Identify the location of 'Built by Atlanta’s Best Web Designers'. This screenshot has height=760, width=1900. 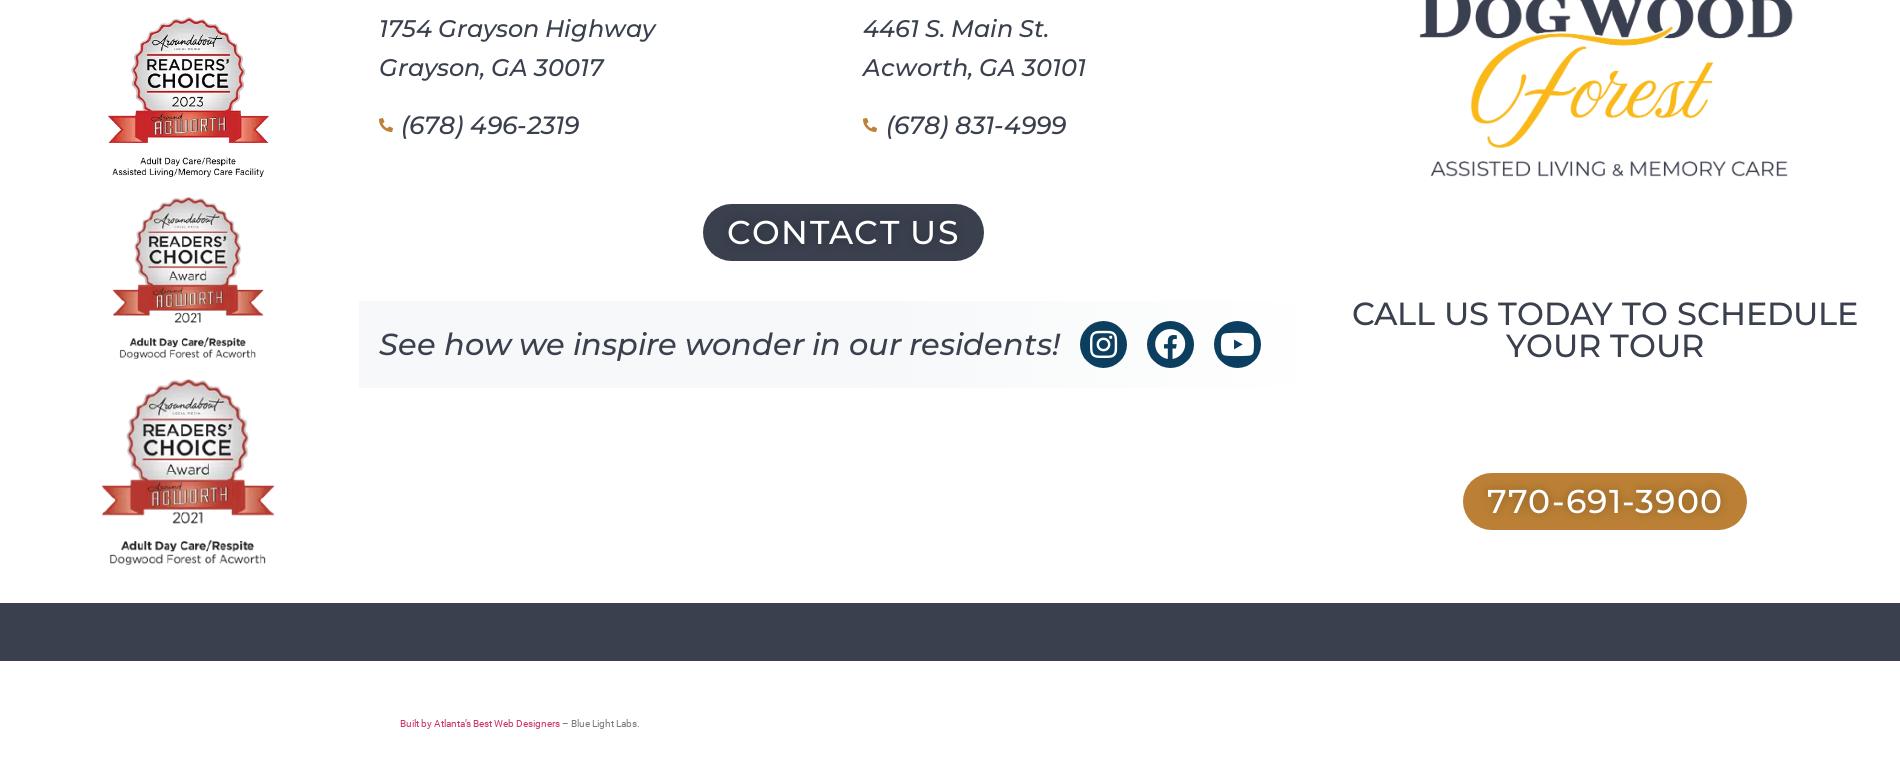
(479, 722).